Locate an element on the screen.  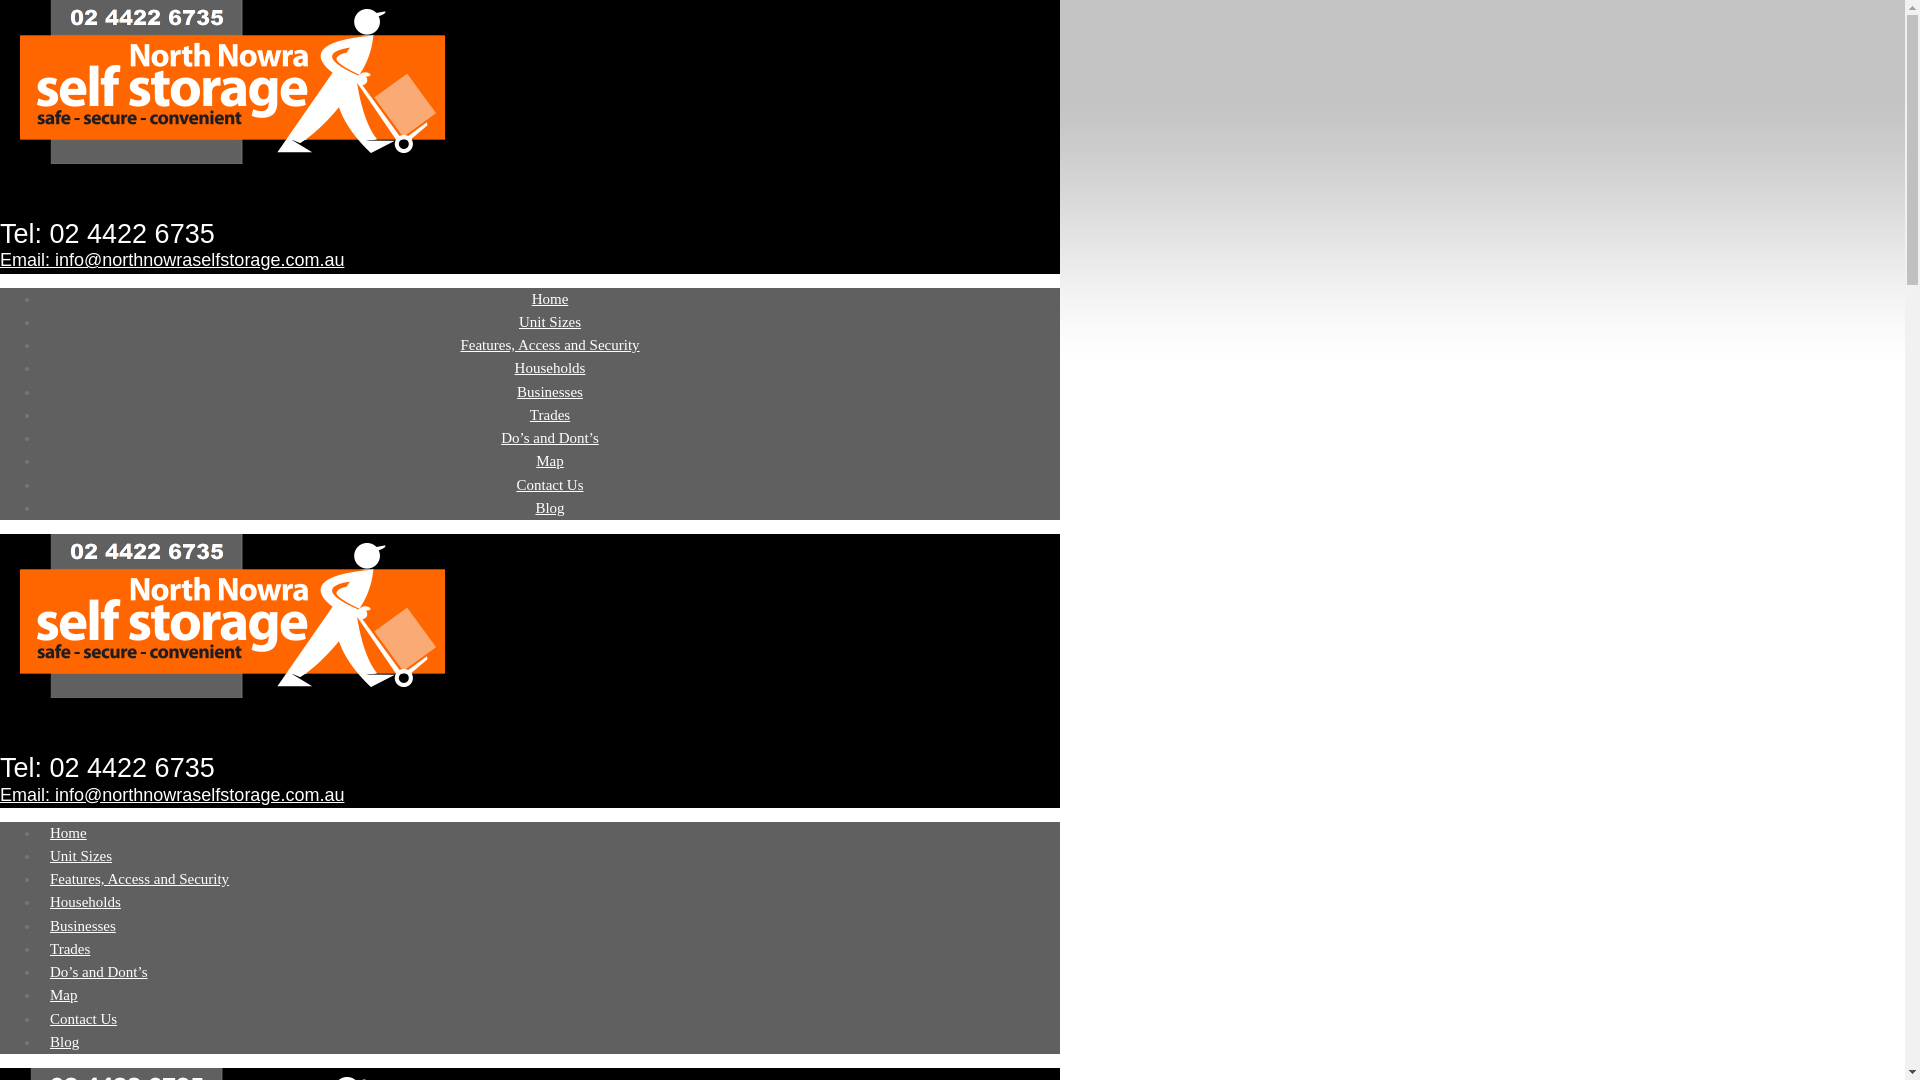
'Tel: 02 4422 6735' is located at coordinates (0, 233).